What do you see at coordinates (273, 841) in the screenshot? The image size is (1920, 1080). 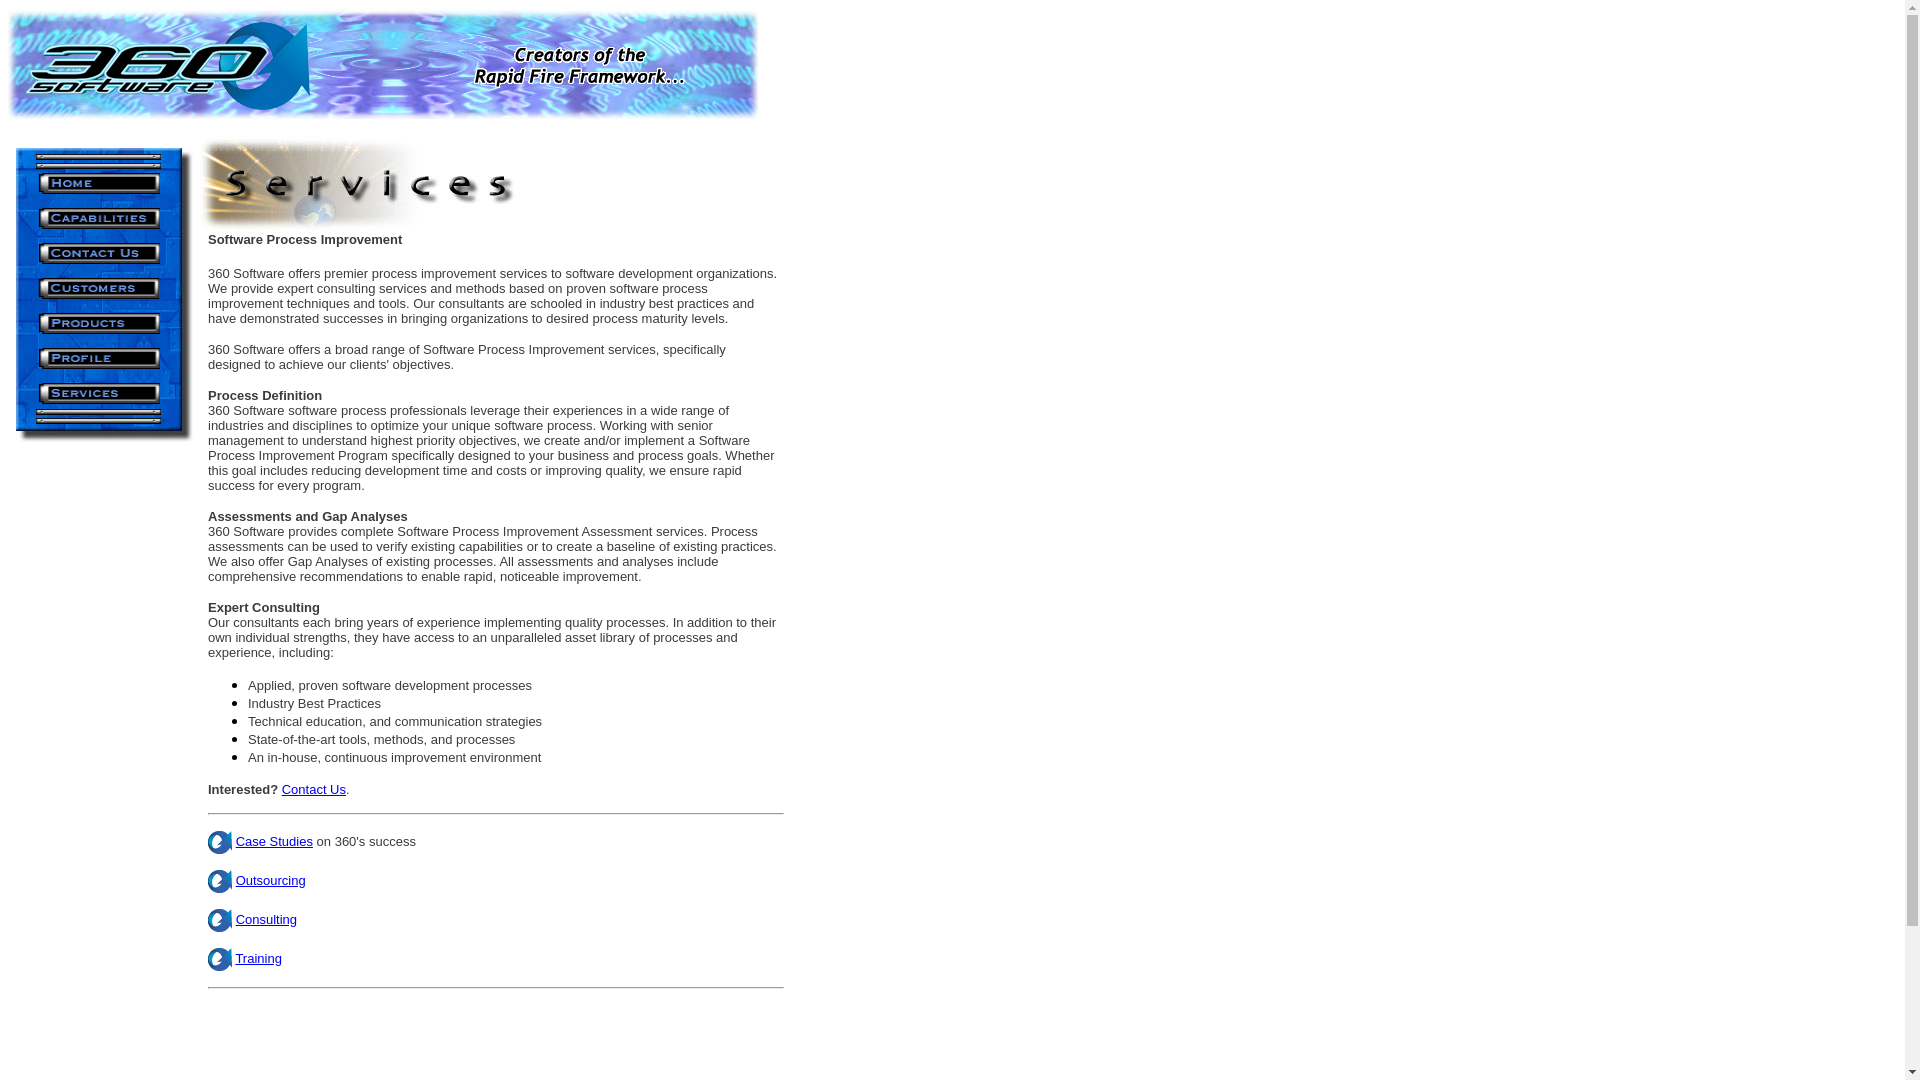 I see `'Case Studies'` at bounding box center [273, 841].